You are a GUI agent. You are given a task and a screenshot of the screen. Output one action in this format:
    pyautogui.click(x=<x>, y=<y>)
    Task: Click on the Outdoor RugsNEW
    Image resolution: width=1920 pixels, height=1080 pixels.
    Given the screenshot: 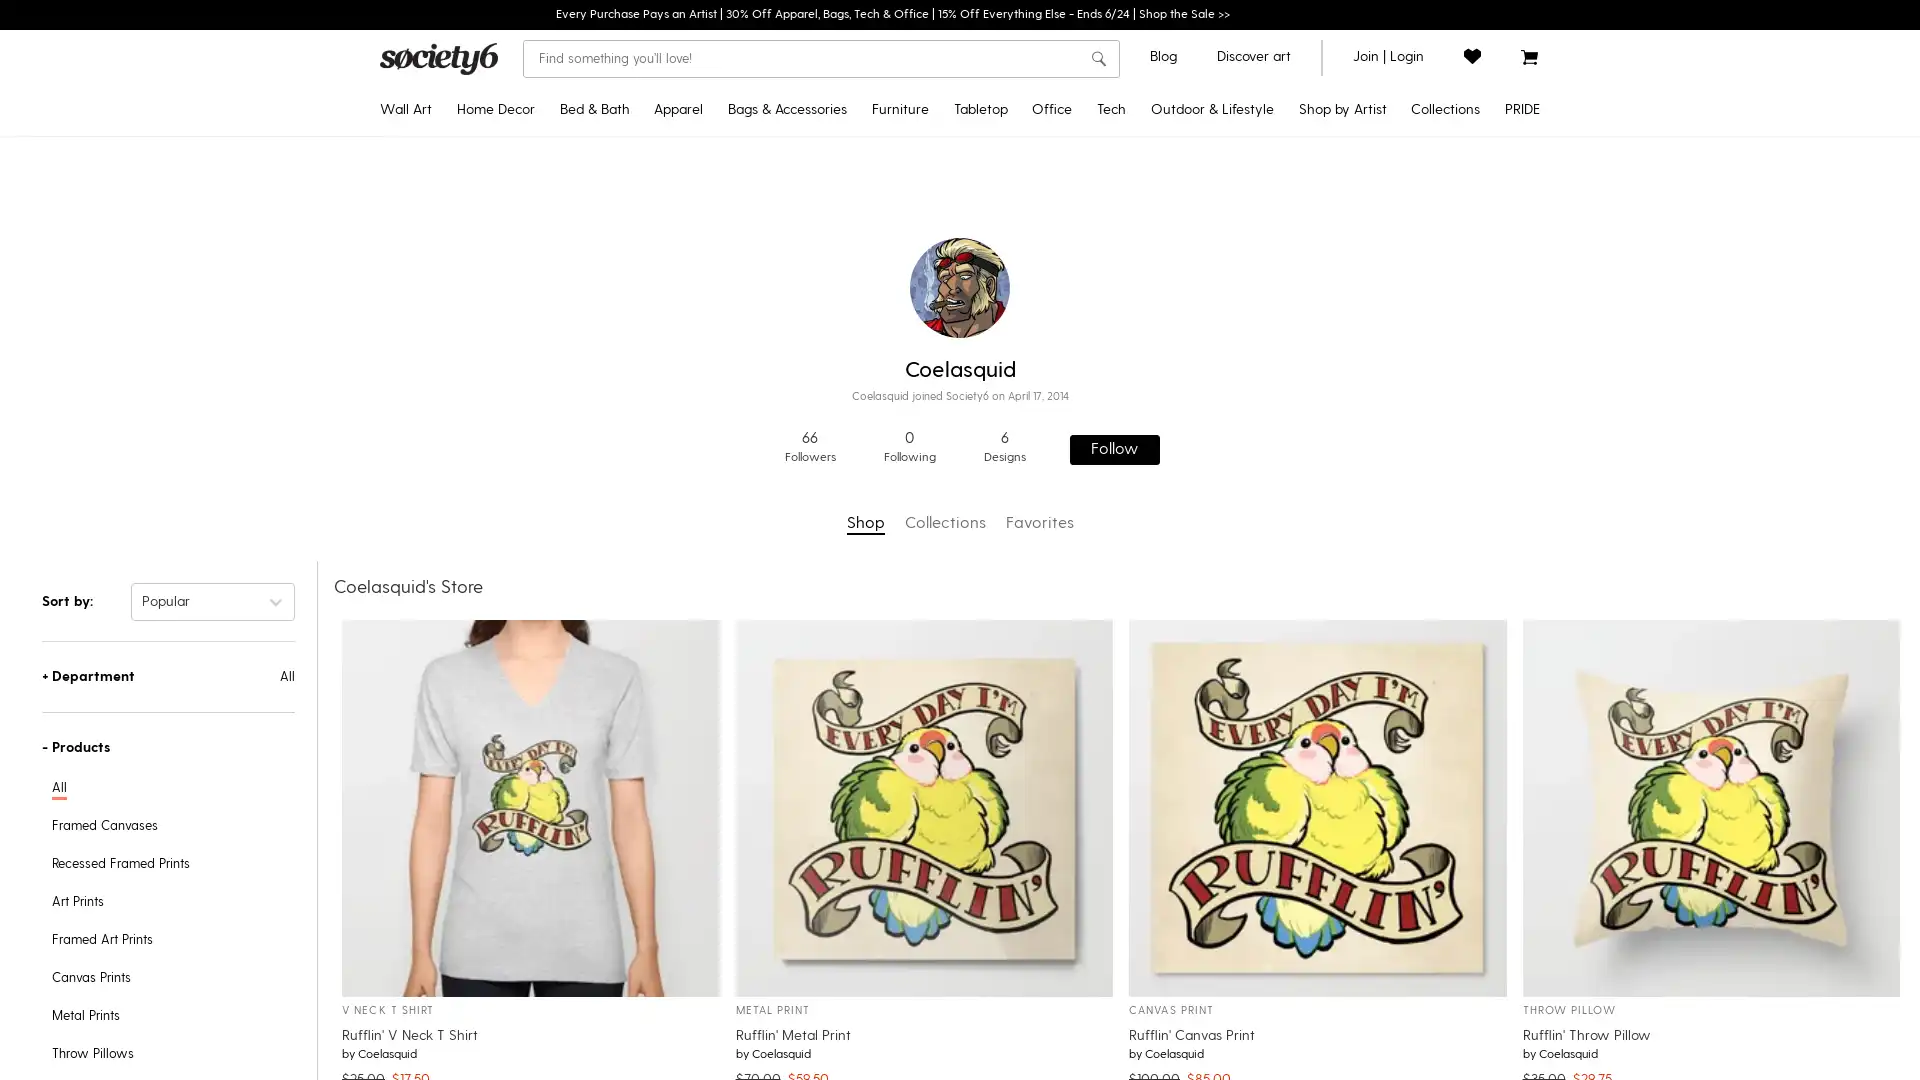 What is the action you would take?
    pyautogui.click(x=1238, y=160)
    